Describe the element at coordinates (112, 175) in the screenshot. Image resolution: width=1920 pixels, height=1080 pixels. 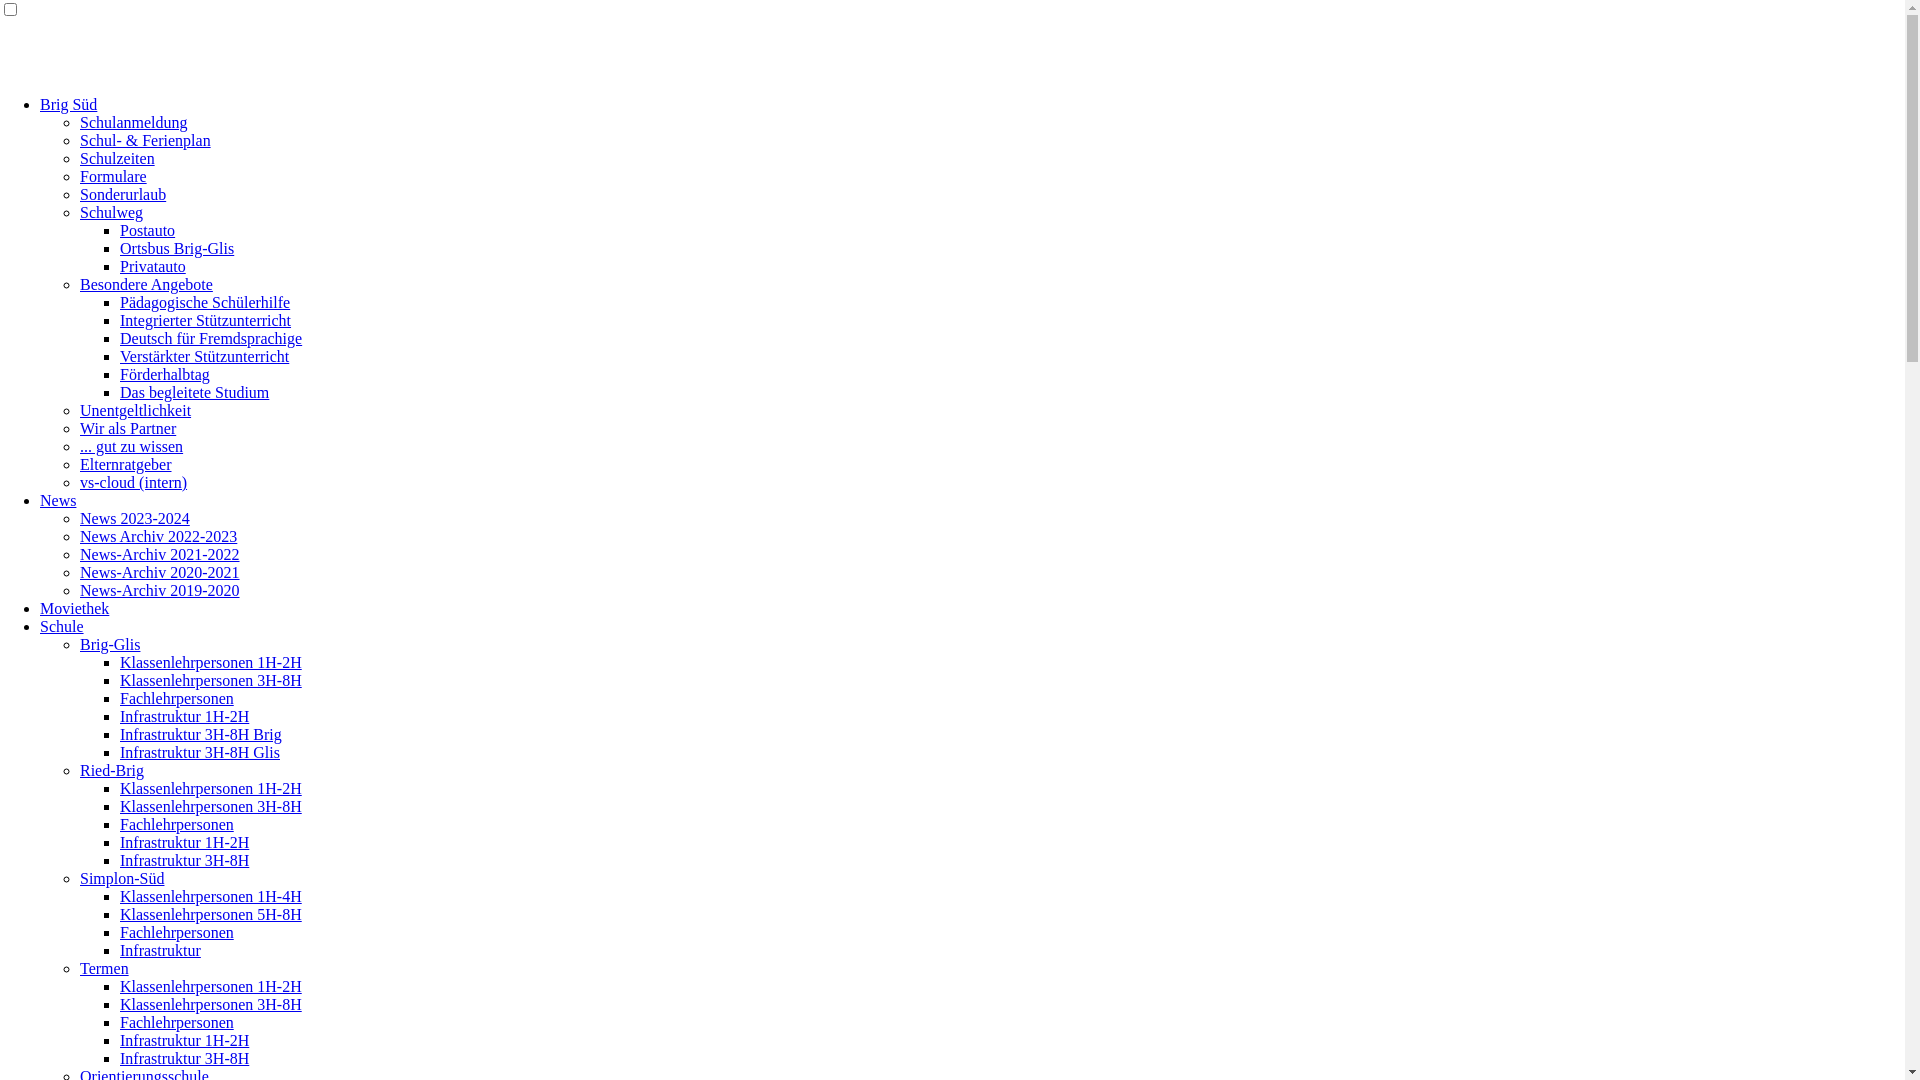
I see `'Formulare'` at that location.